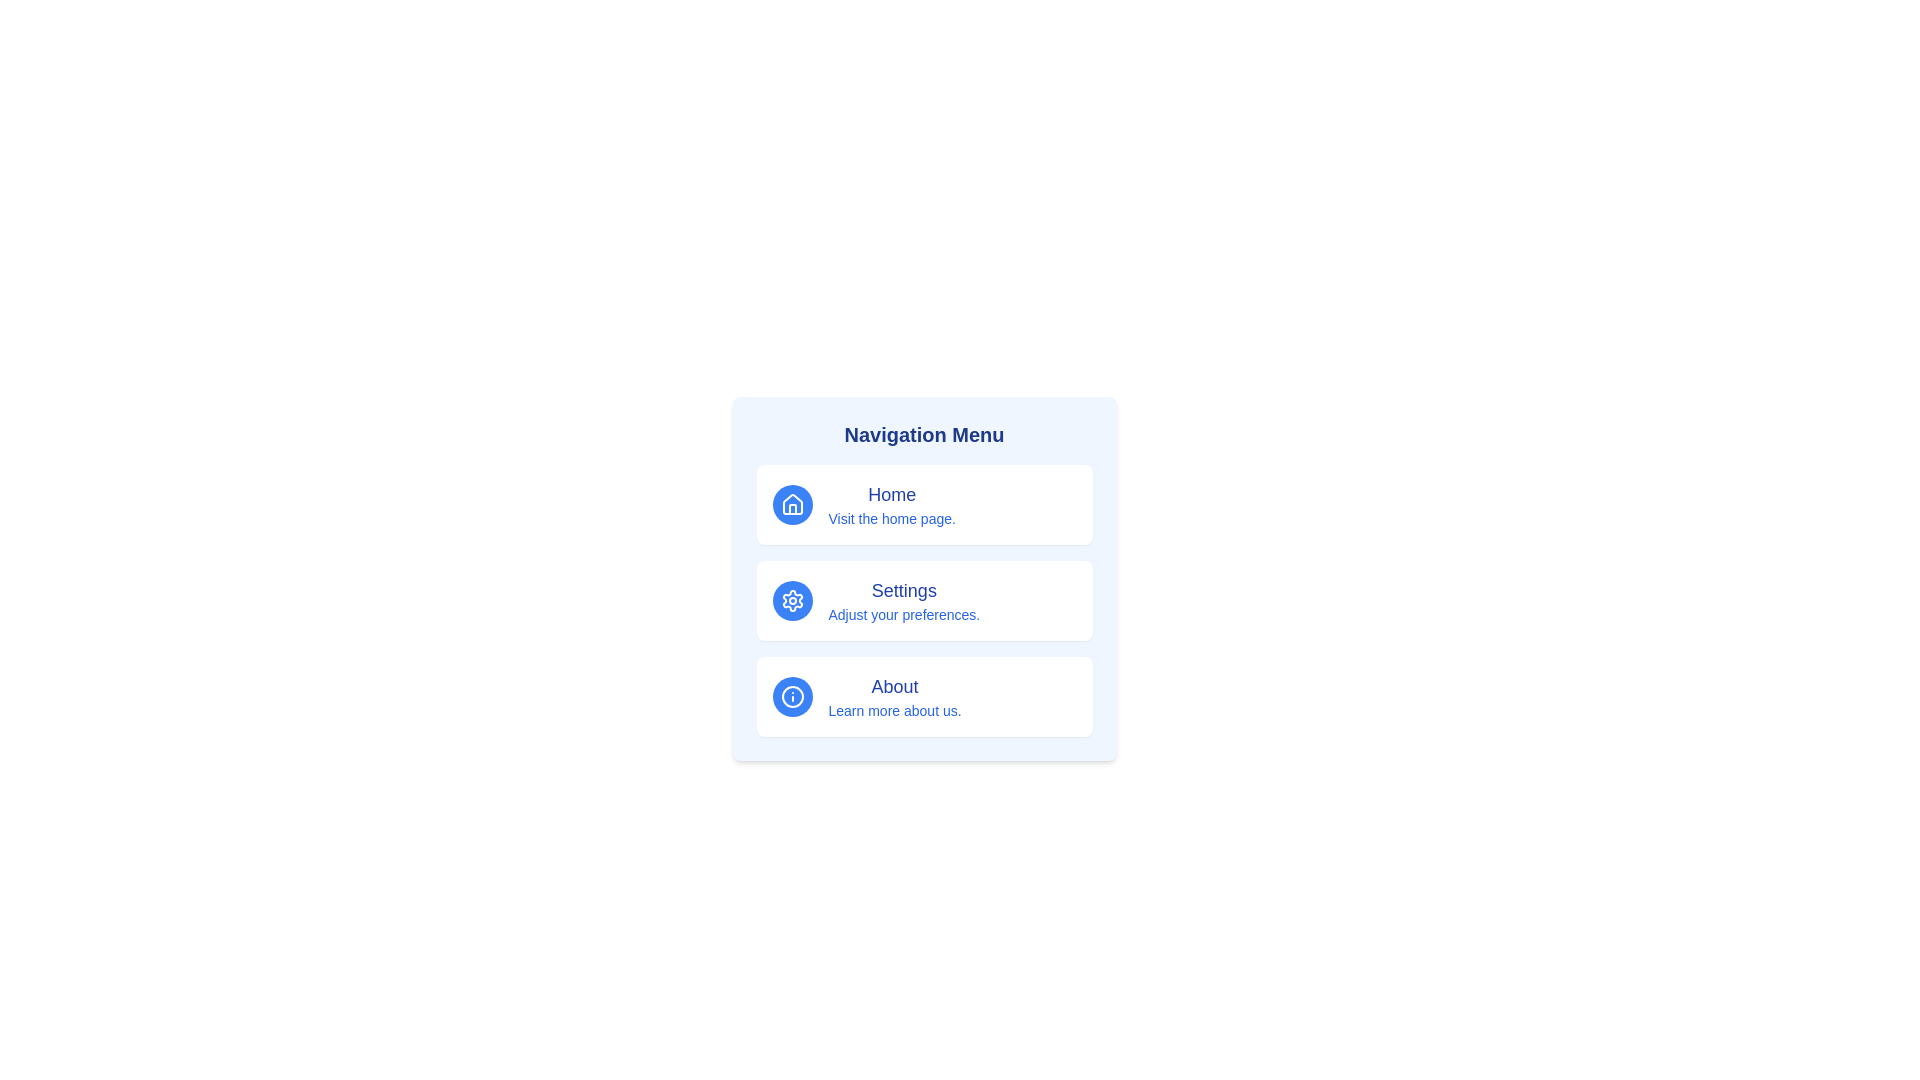 The width and height of the screenshot is (1920, 1080). I want to click on the circular icon with a blue background and a white border that contains an 'info' symbol, located on the left side of the 'About' section, so click(791, 696).